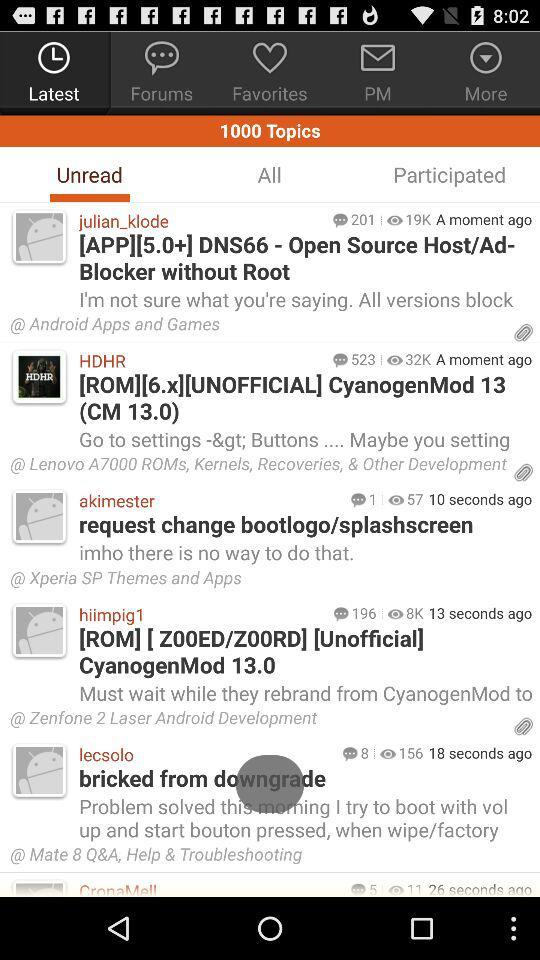 This screenshot has height=960, width=540. Describe the element at coordinates (258, 720) in the screenshot. I see `the icon above the 18 seconds ago icon` at that location.